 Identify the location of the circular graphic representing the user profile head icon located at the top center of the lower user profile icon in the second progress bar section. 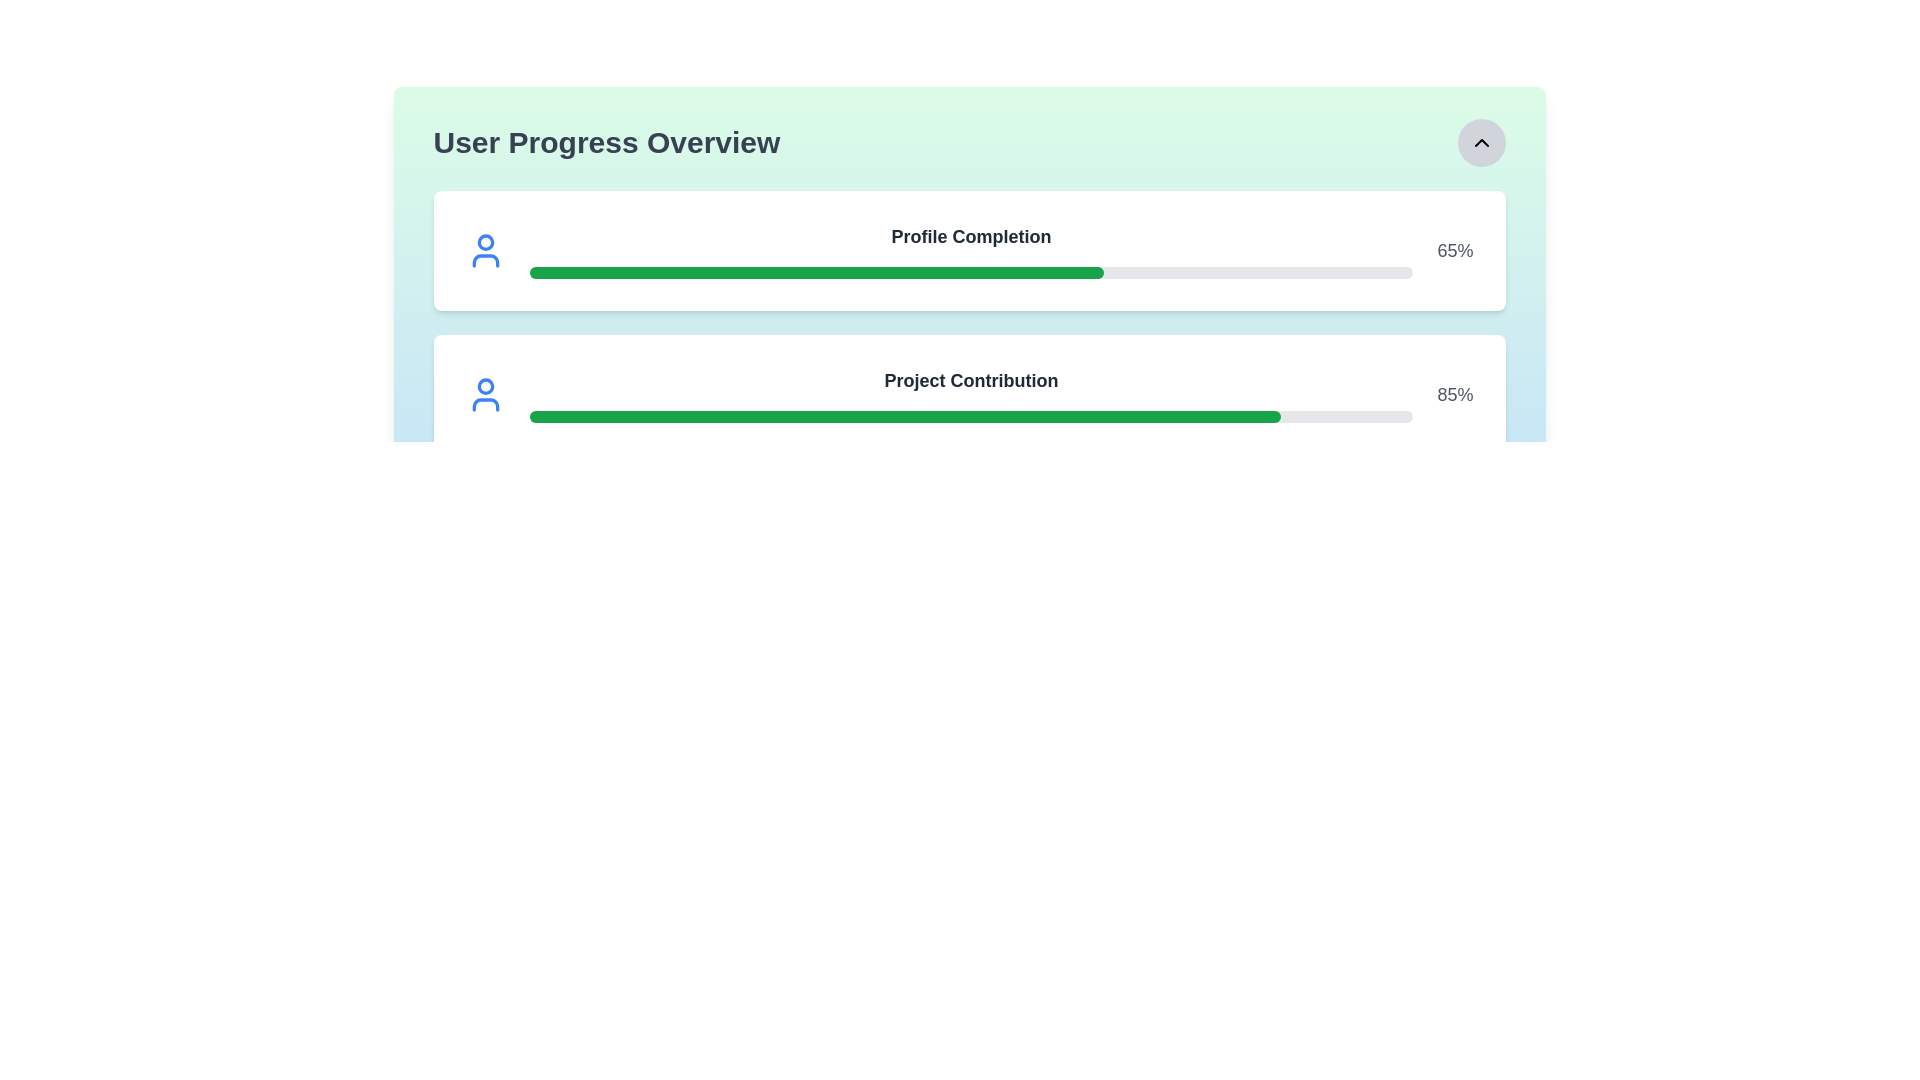
(485, 386).